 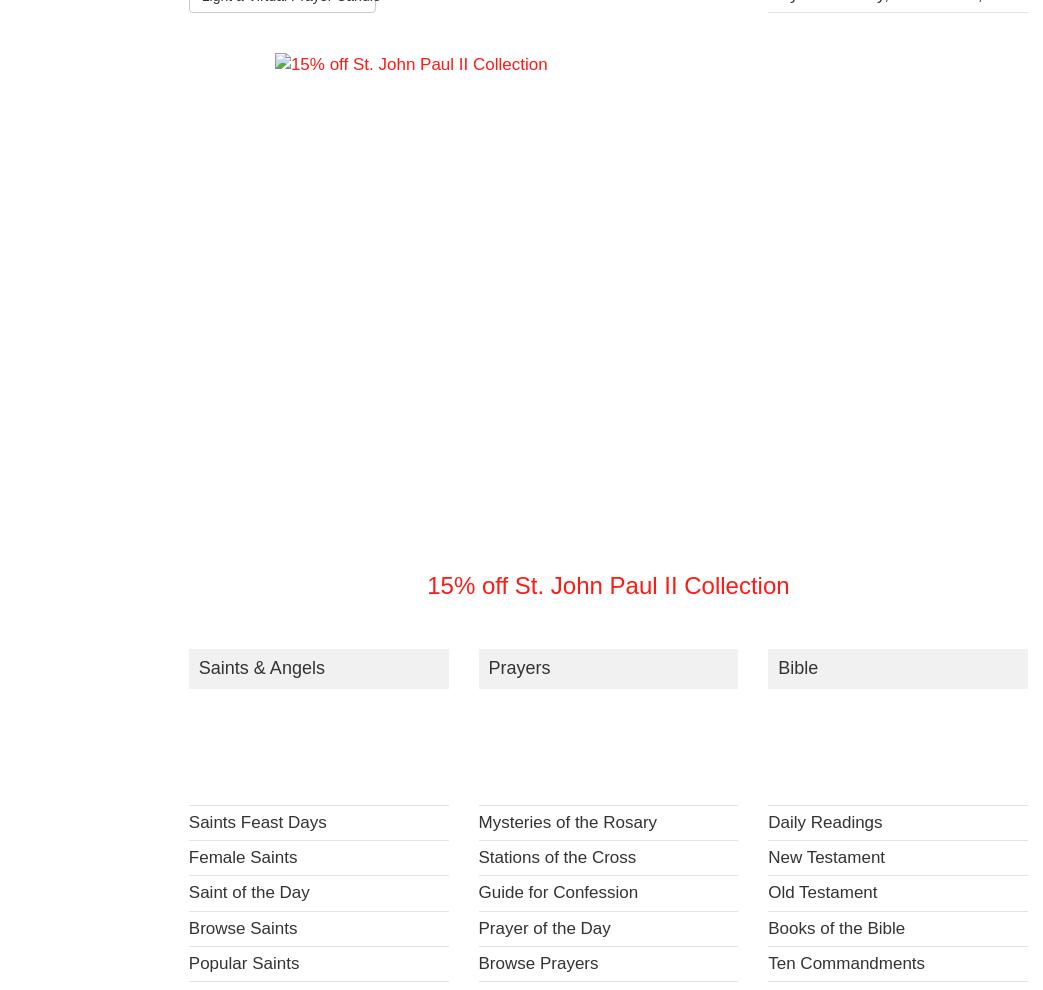 I want to click on 'Saint of the Day', so click(x=186, y=891).